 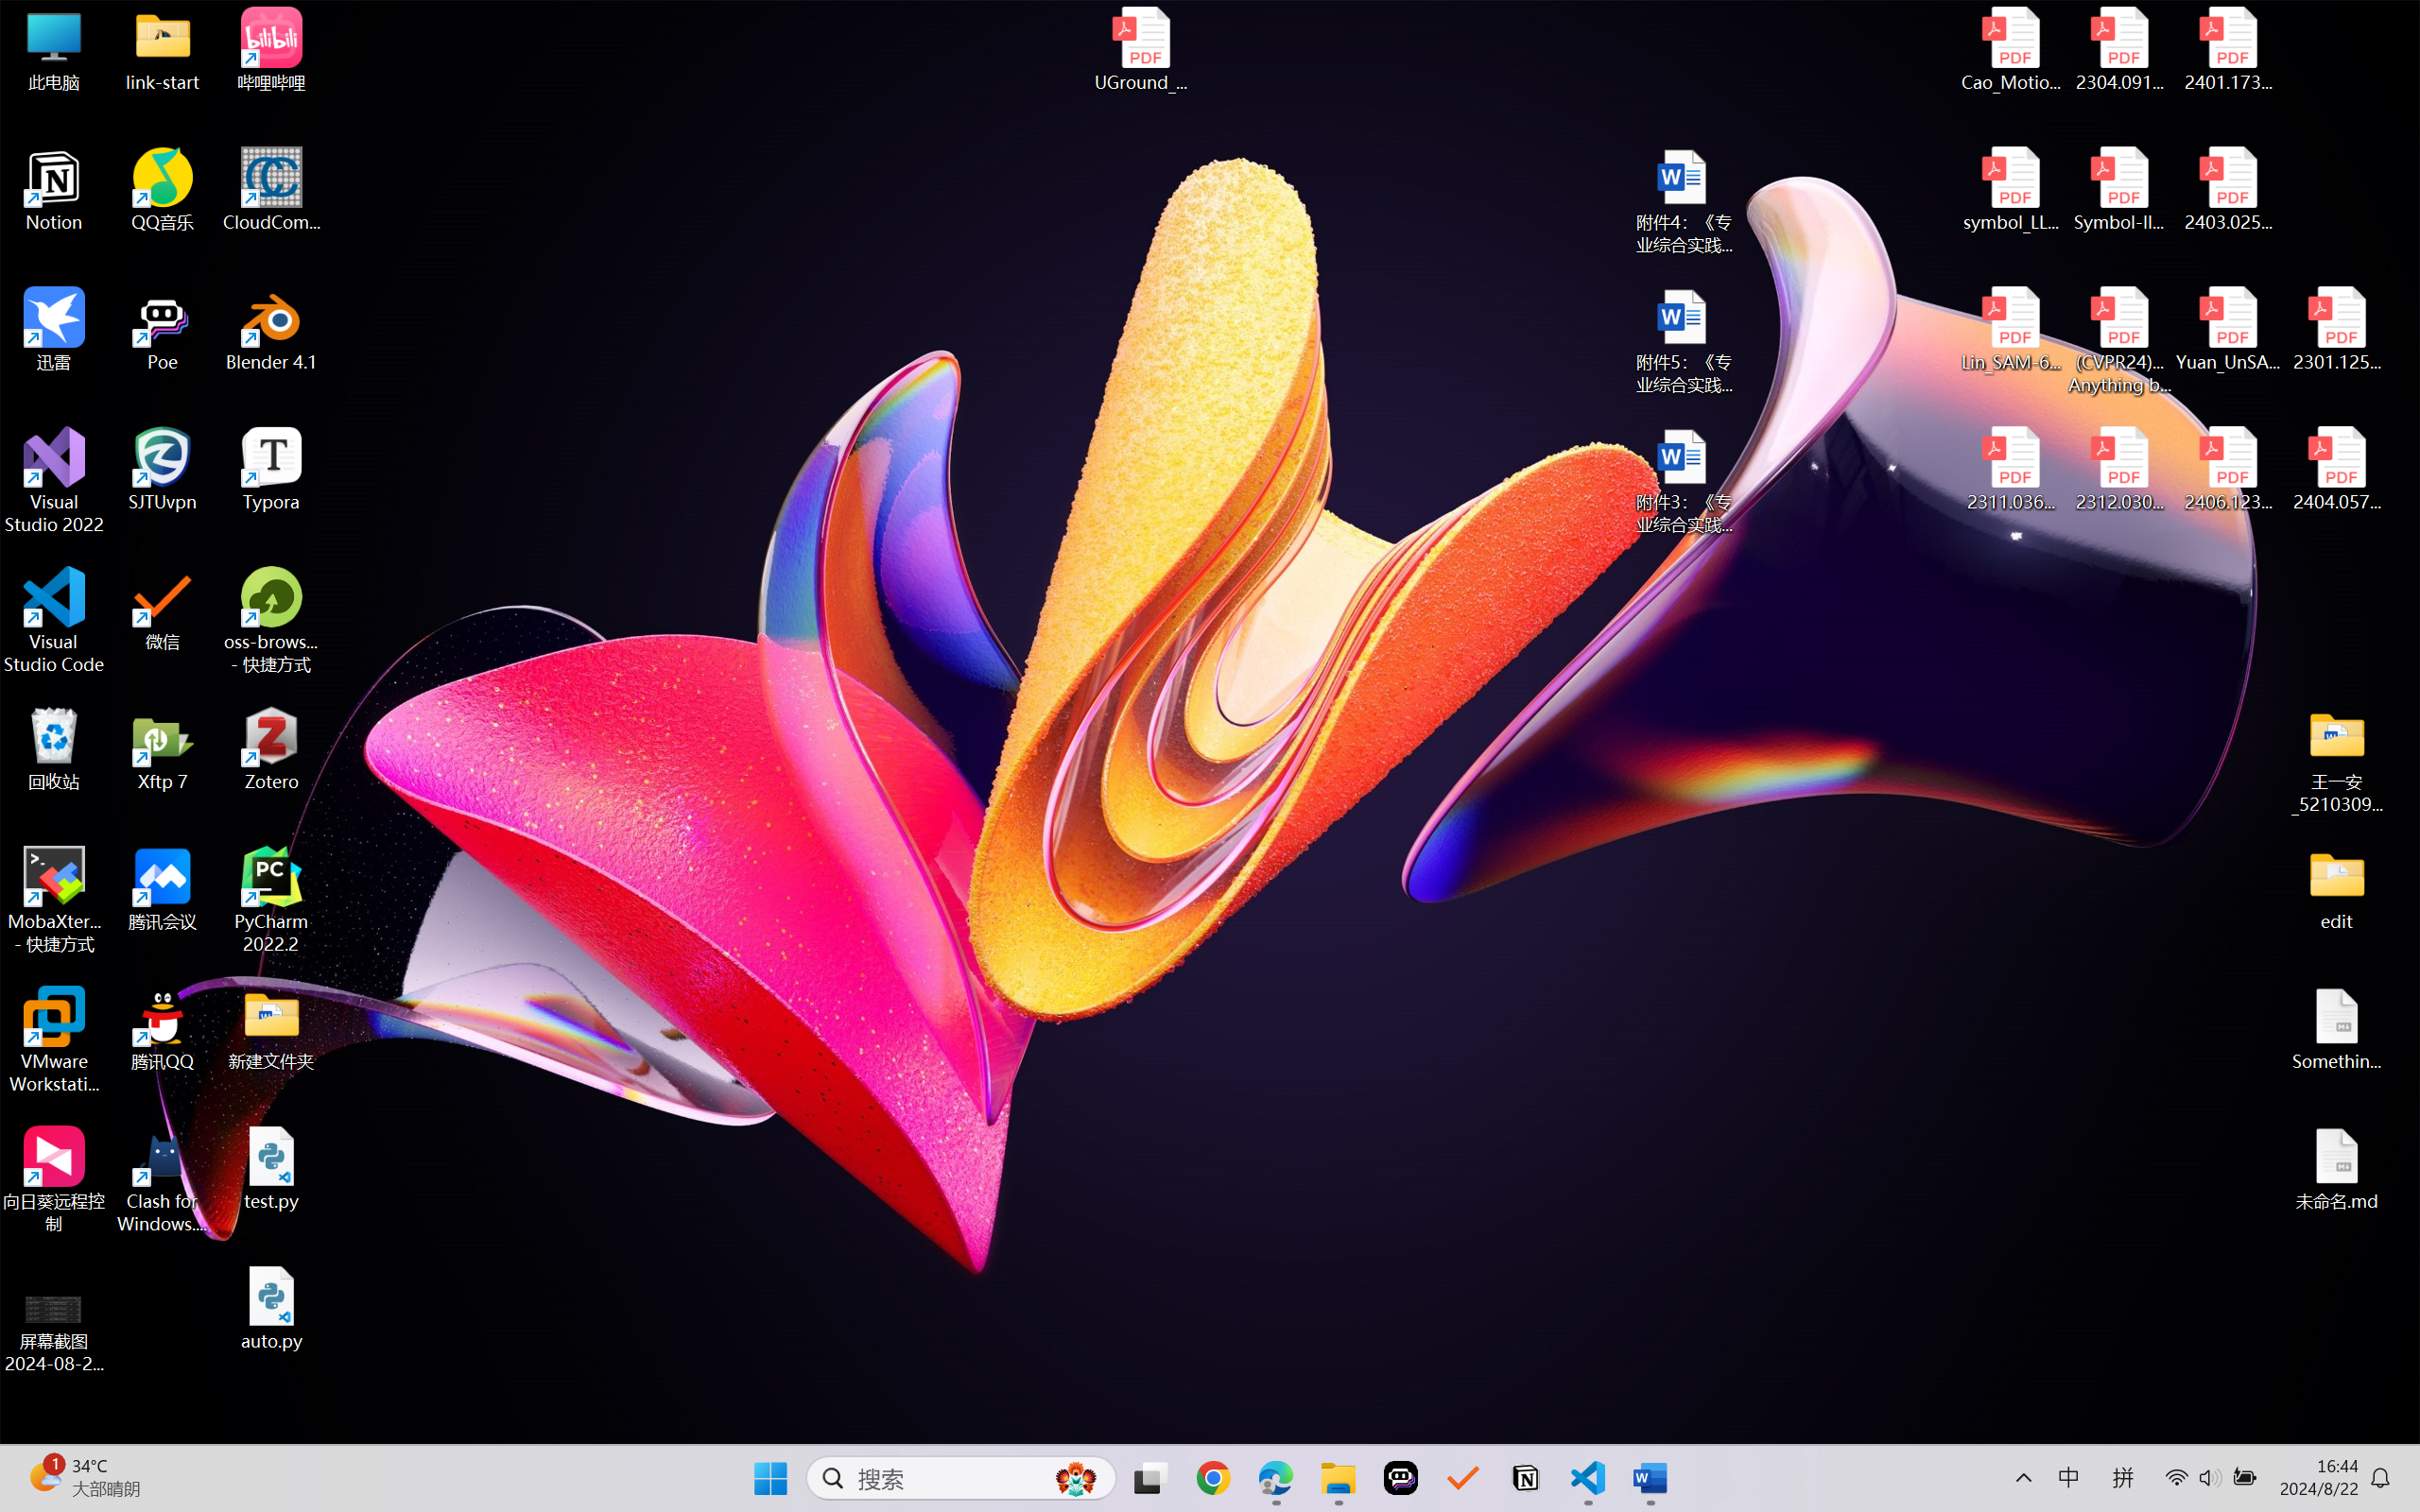 What do you see at coordinates (2118, 190) in the screenshot?
I see `'Symbol-llm-v2.pdf'` at bounding box center [2118, 190].